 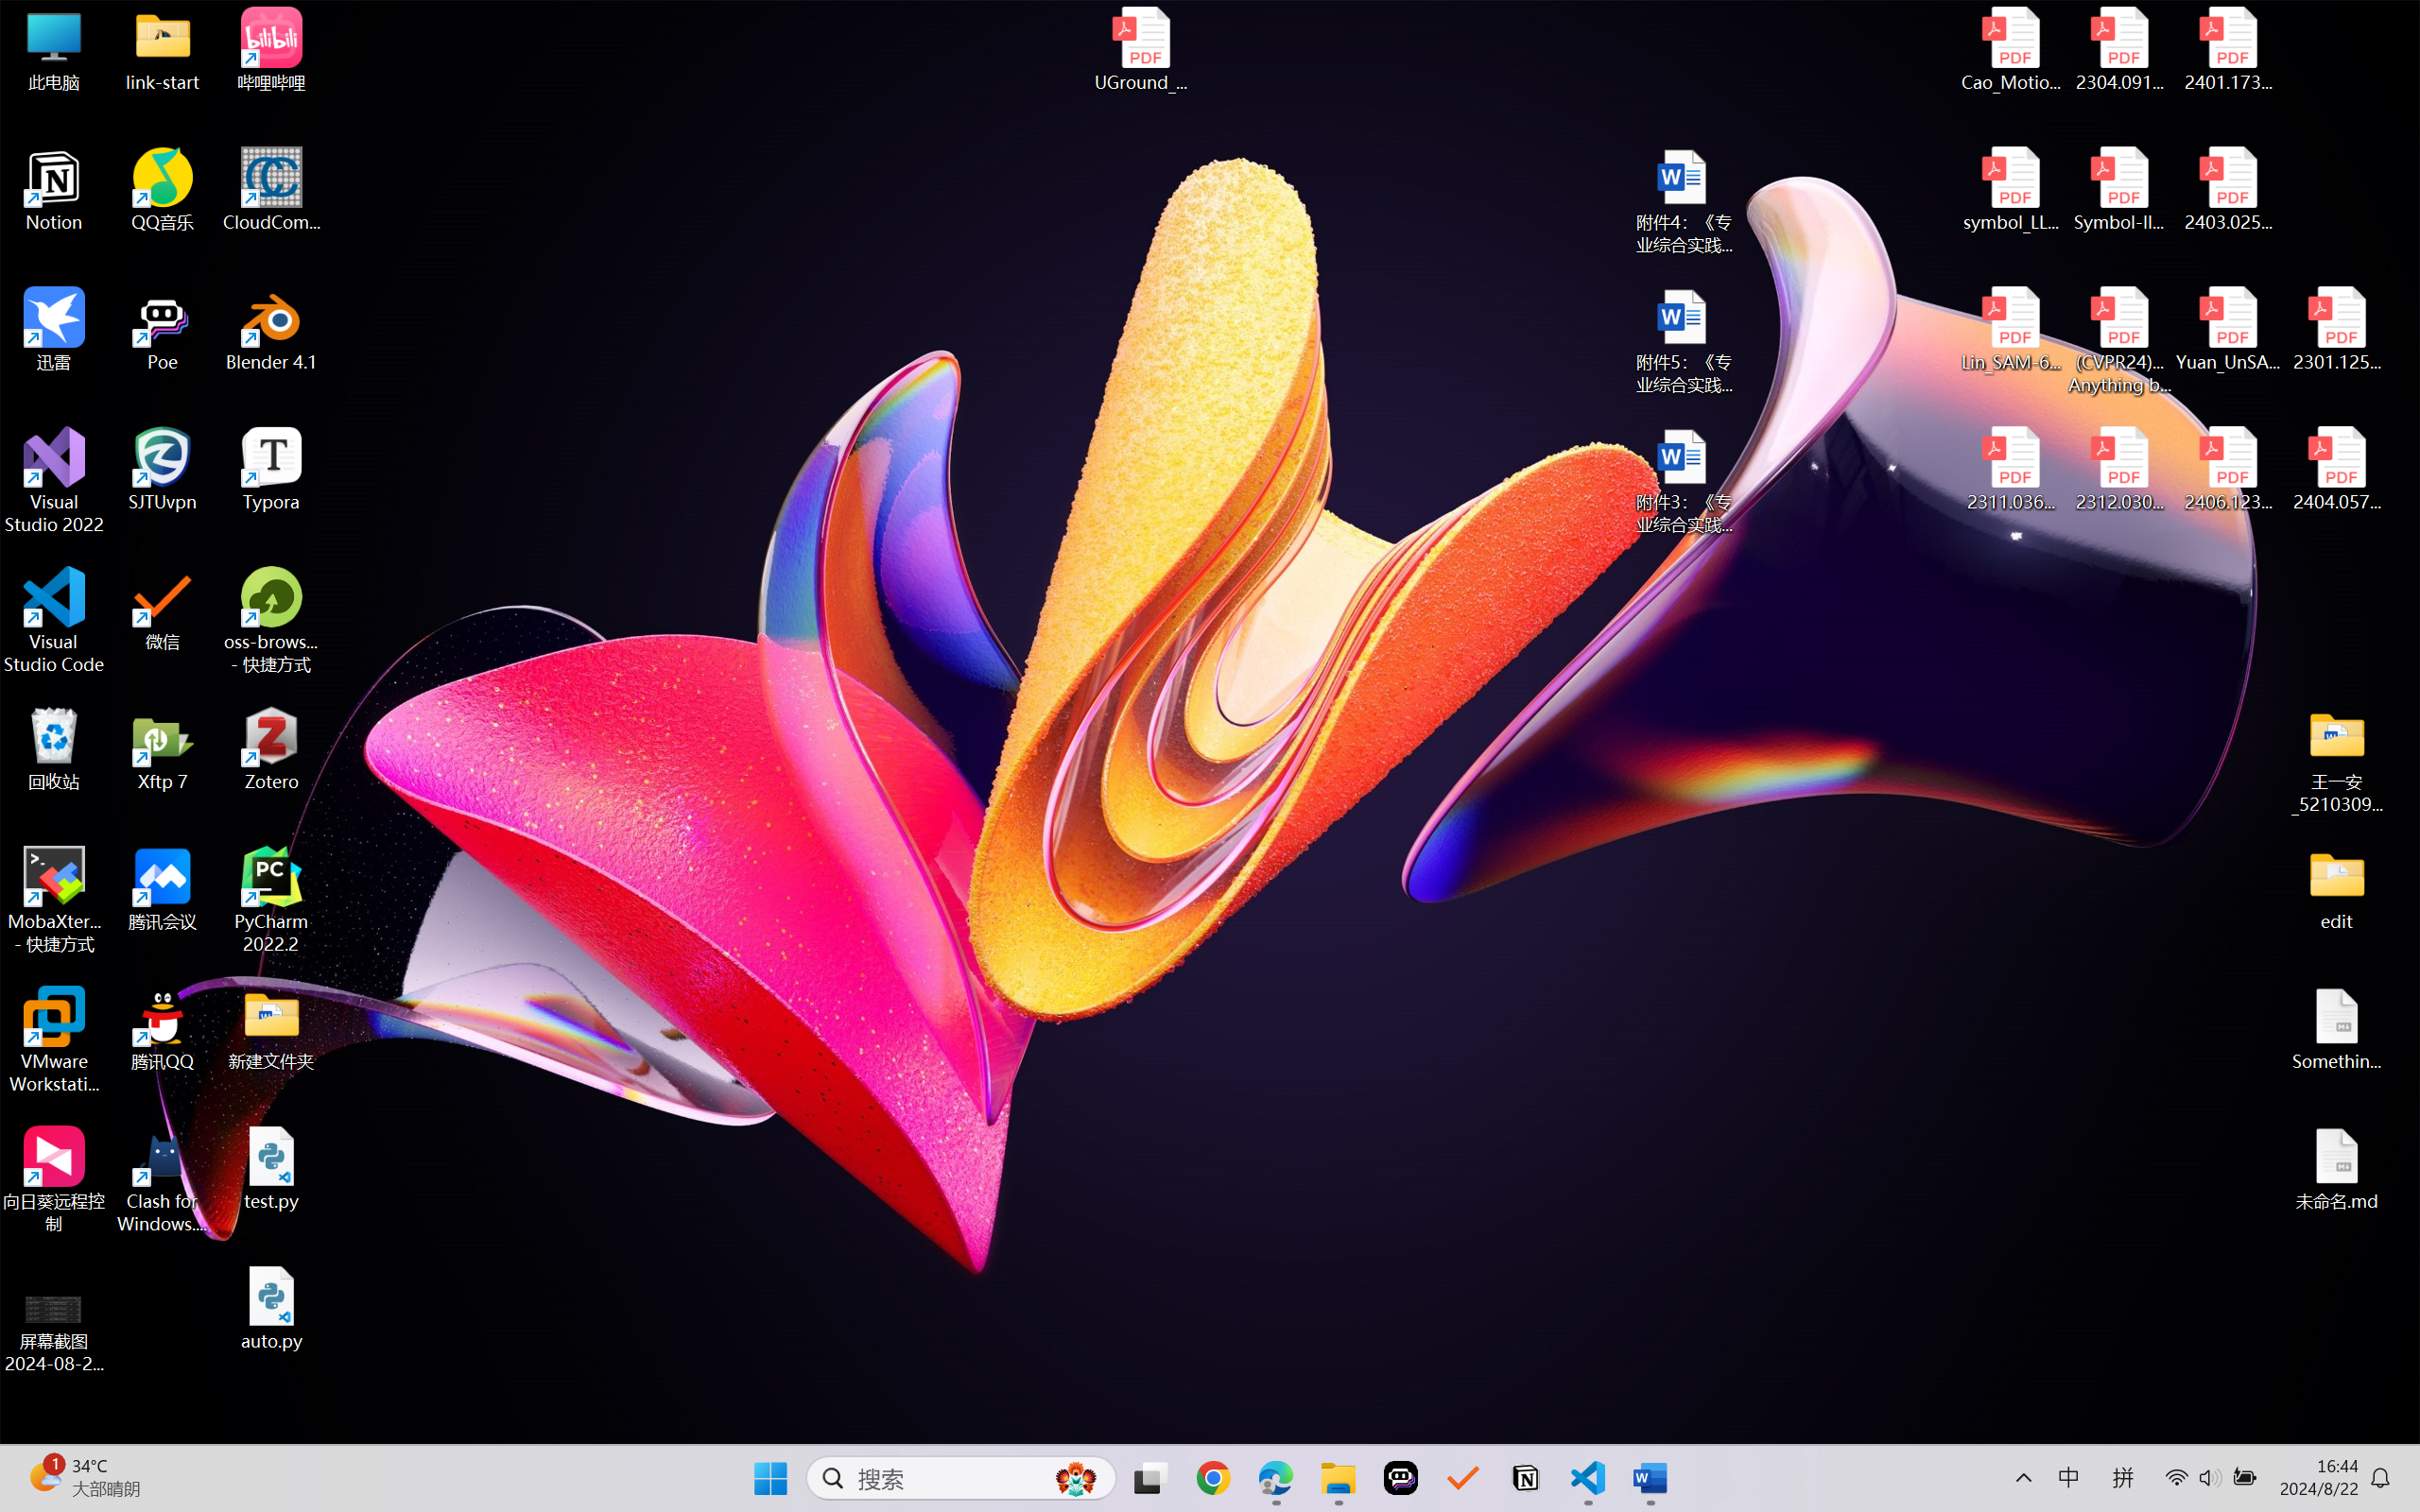 What do you see at coordinates (2118, 190) in the screenshot?
I see `'Symbol-llm-v2.pdf'` at bounding box center [2118, 190].